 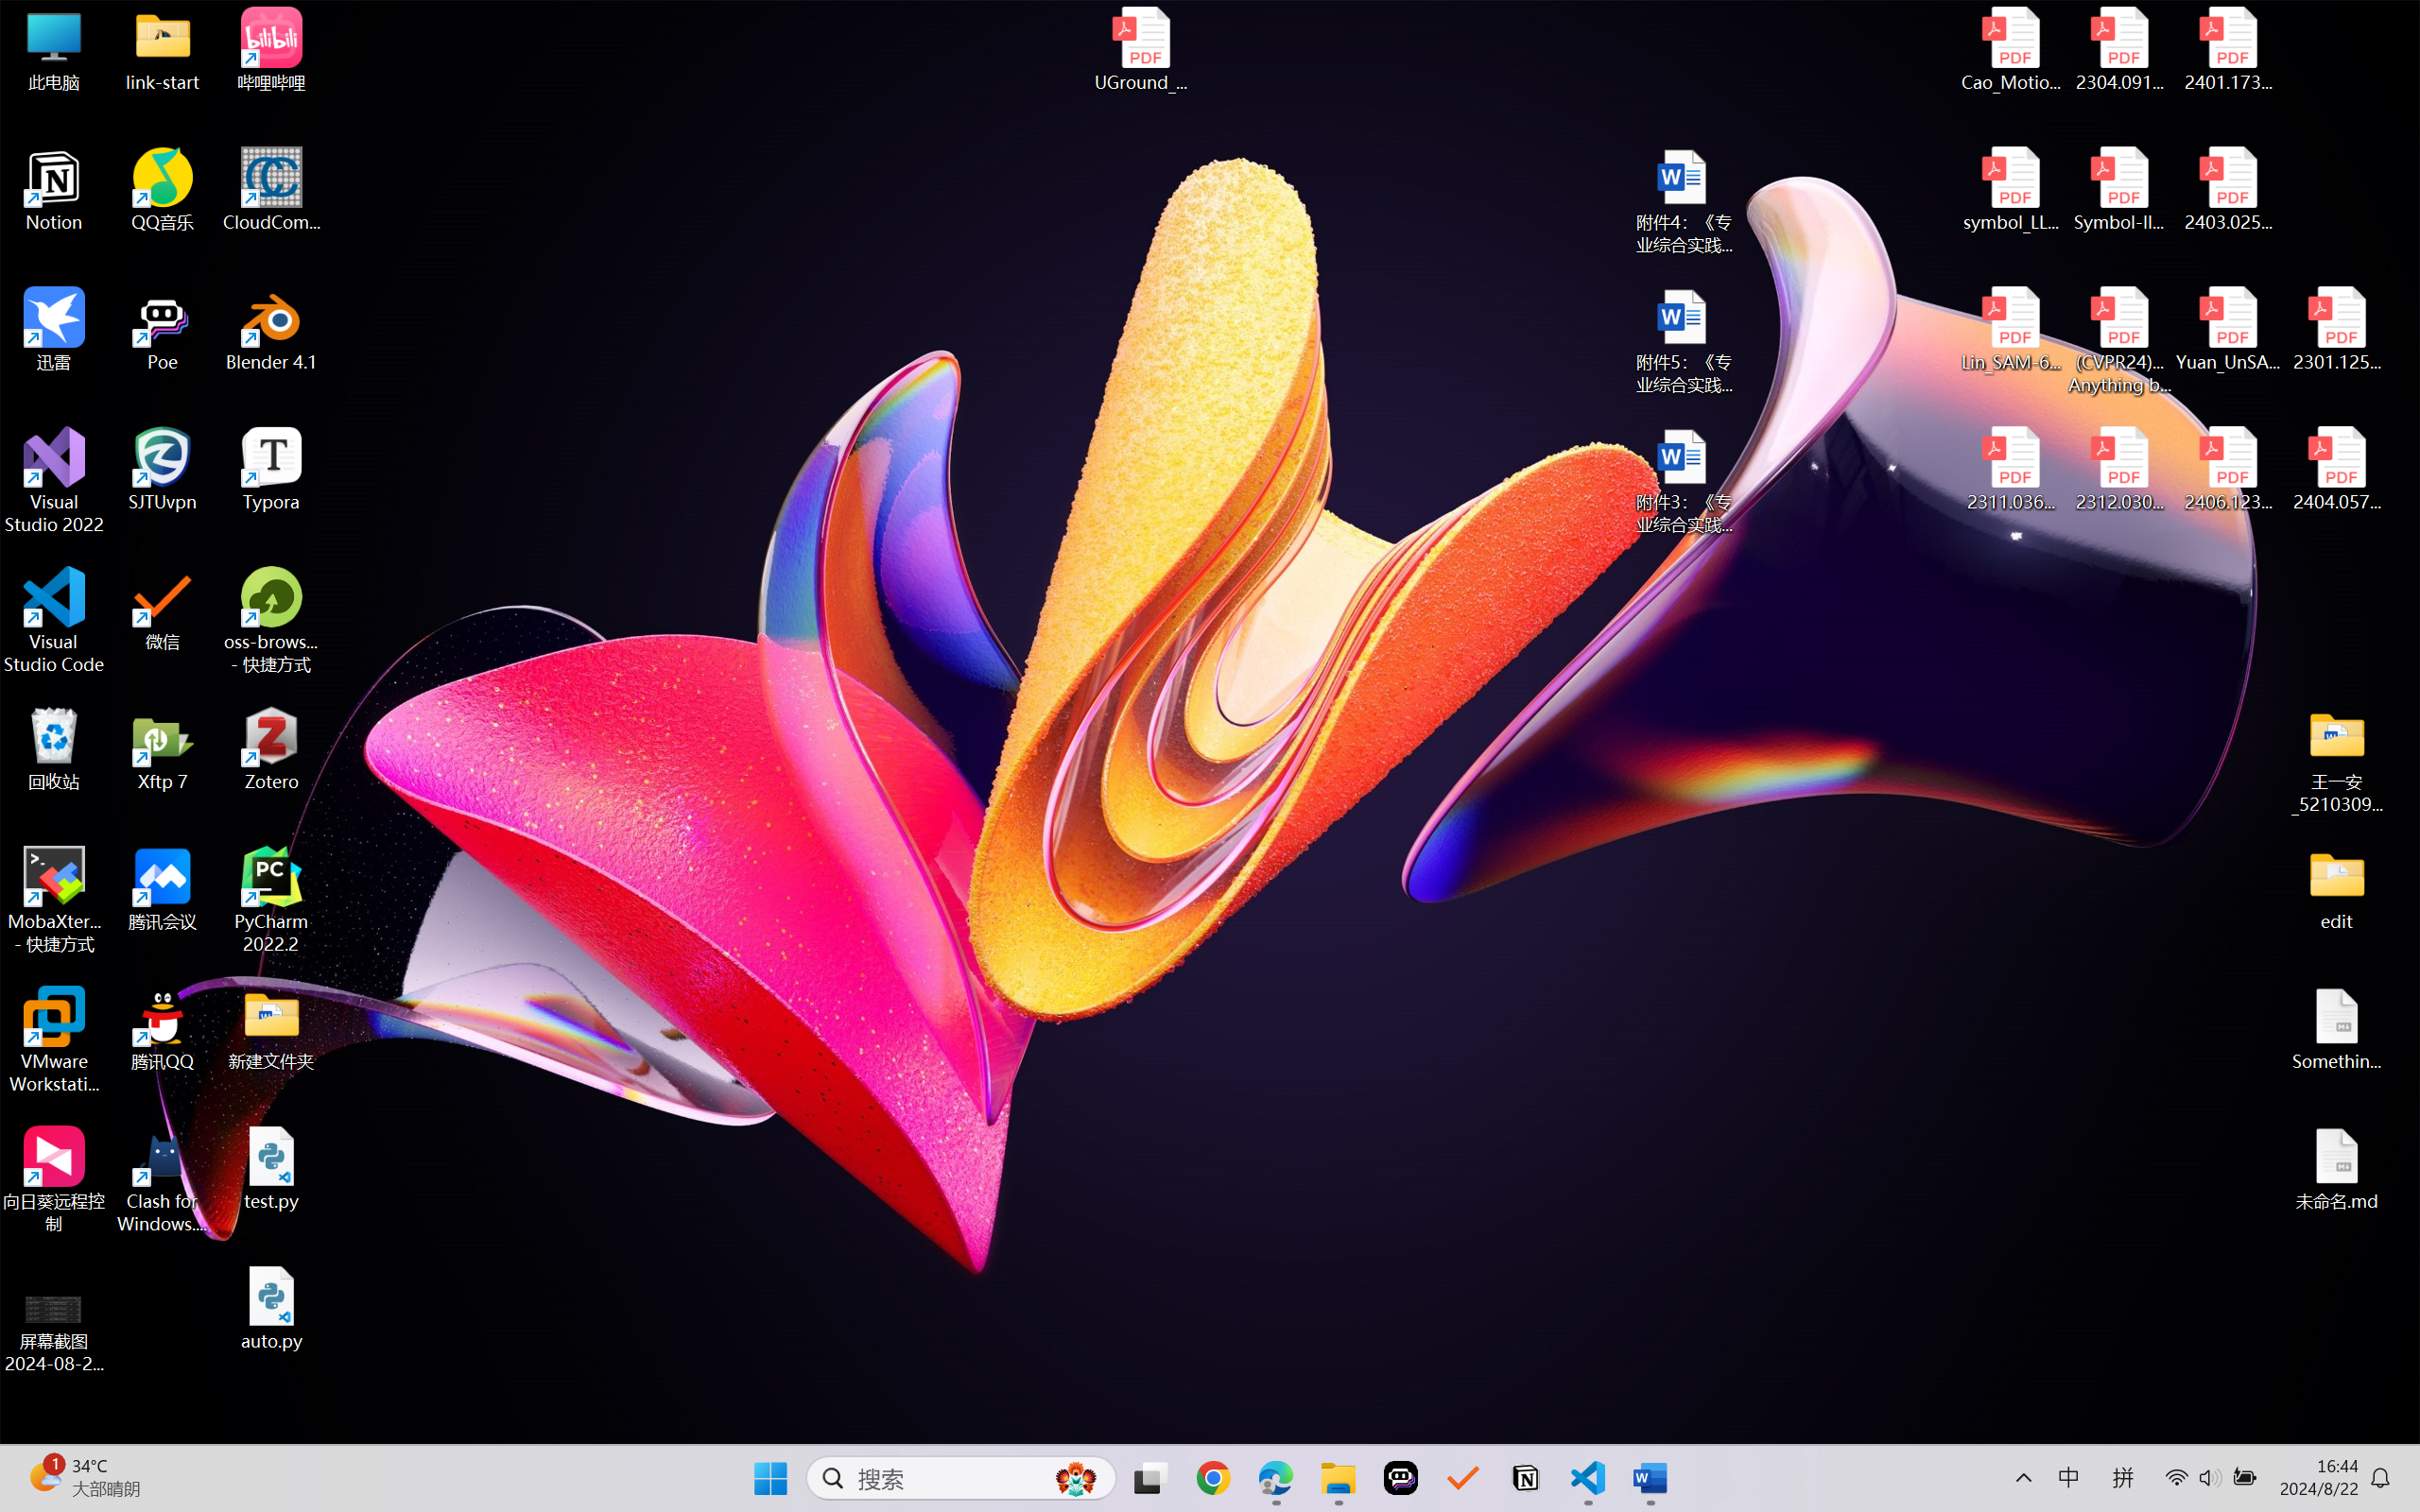 What do you see at coordinates (2118, 190) in the screenshot?
I see `'Symbol-llm-v2.pdf'` at bounding box center [2118, 190].